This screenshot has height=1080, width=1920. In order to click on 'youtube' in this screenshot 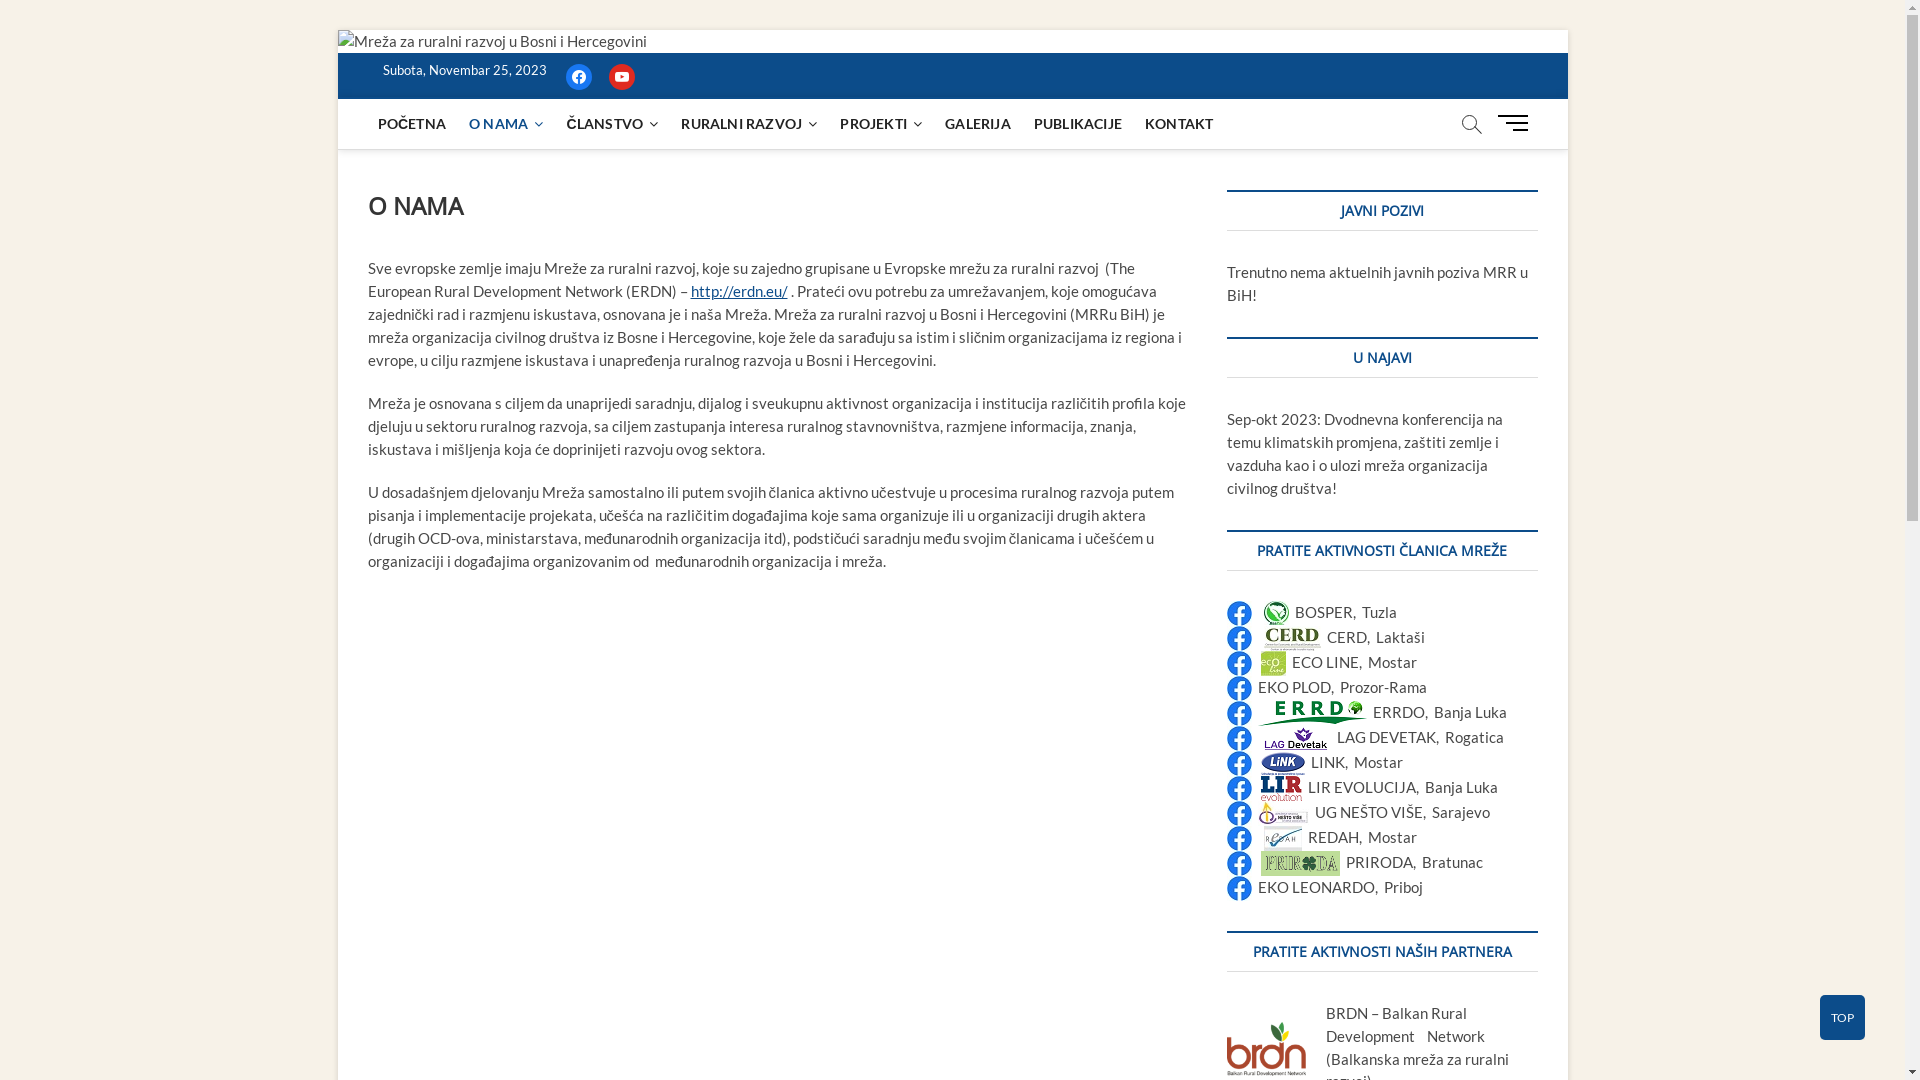, I will do `click(619, 73)`.